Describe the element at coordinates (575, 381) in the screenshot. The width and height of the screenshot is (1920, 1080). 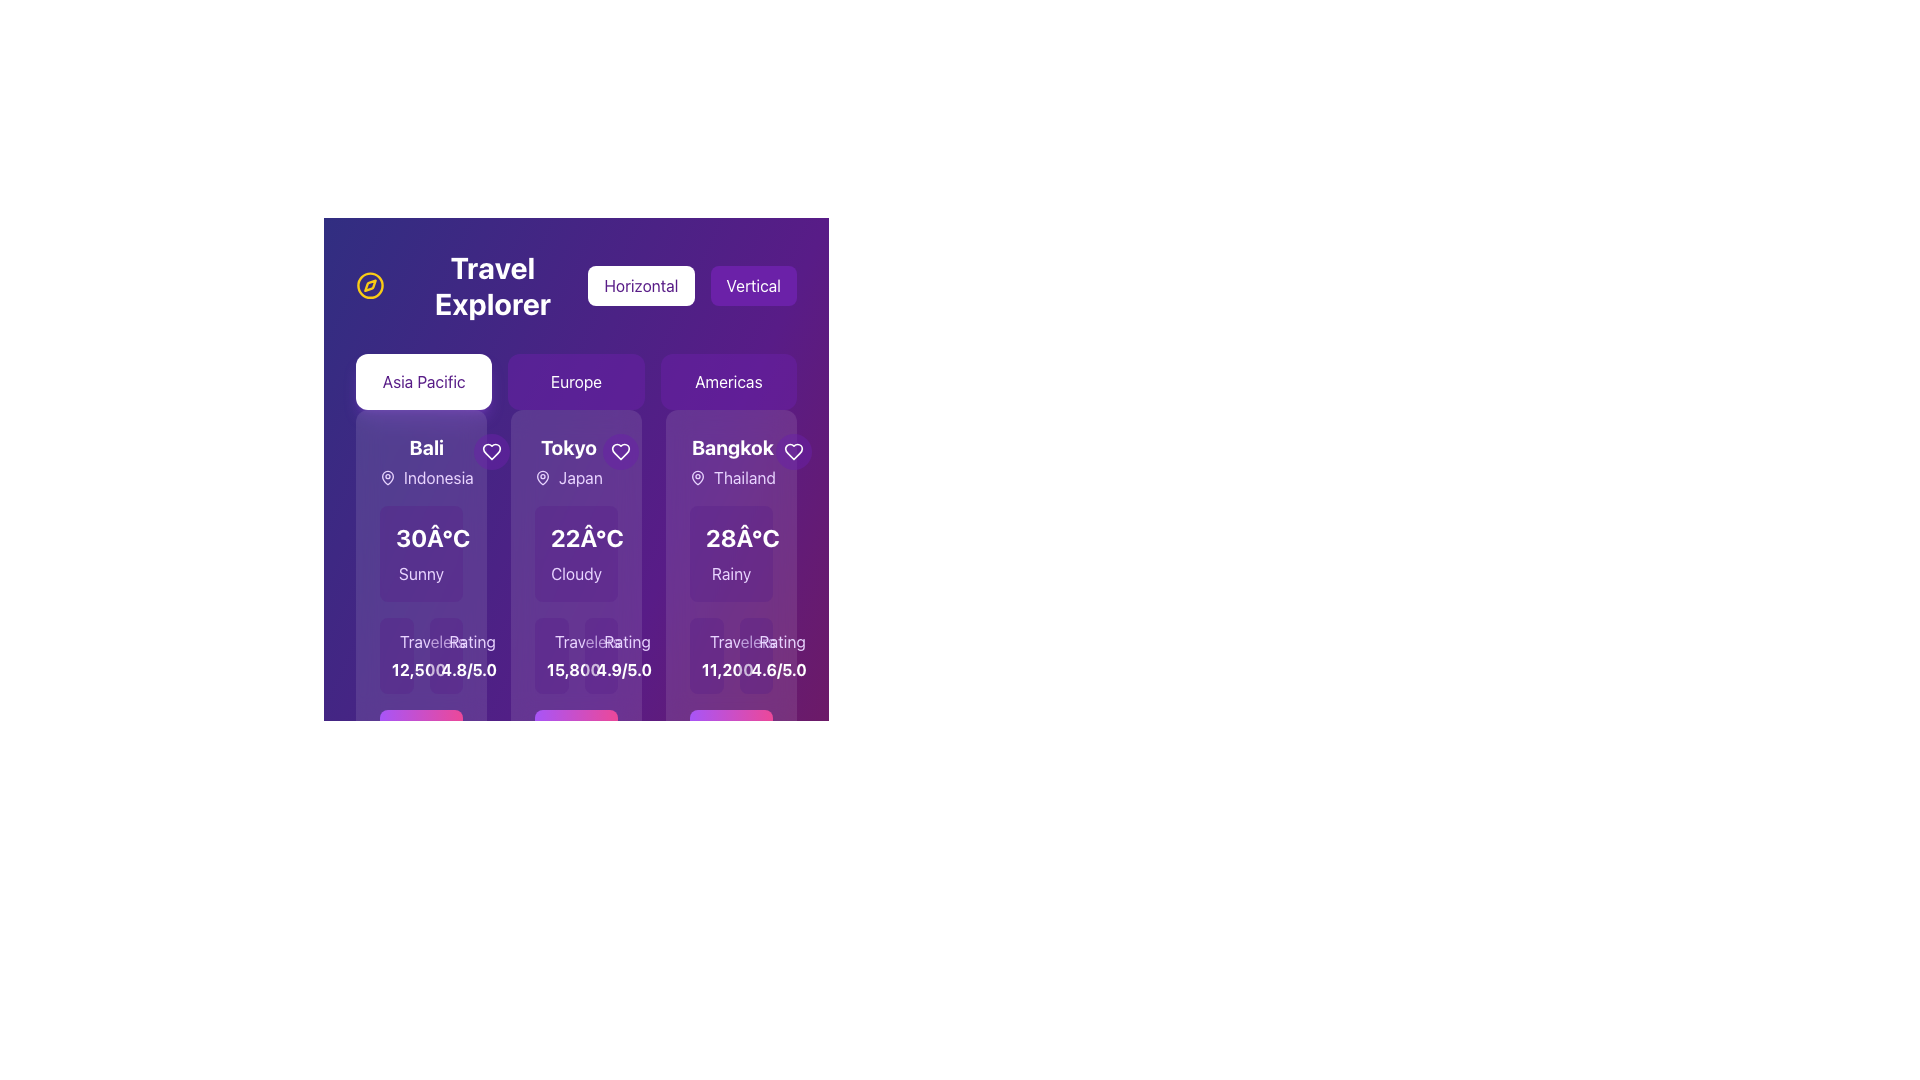
I see `the button labeled 'Europe', which has a purple background and white text` at that location.